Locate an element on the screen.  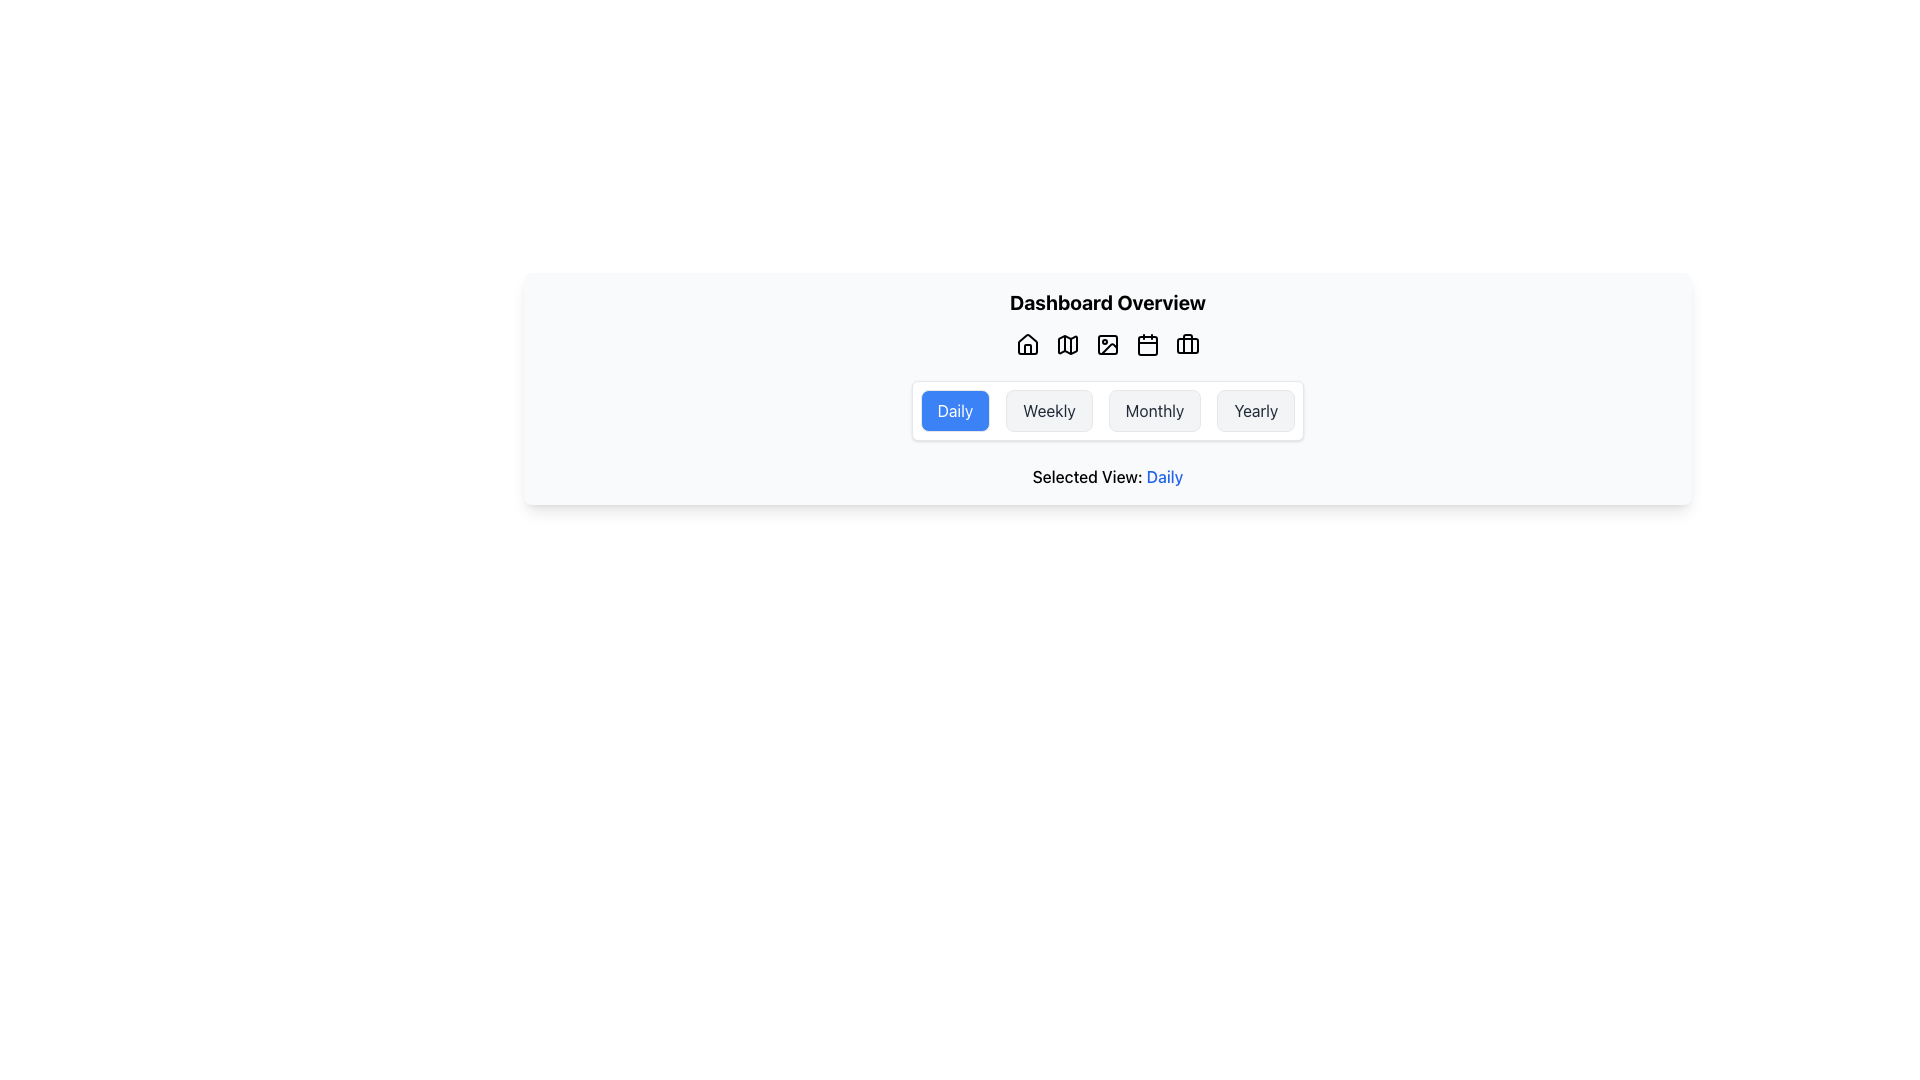
the blue 'Daily' button with rounded corners is located at coordinates (954, 410).